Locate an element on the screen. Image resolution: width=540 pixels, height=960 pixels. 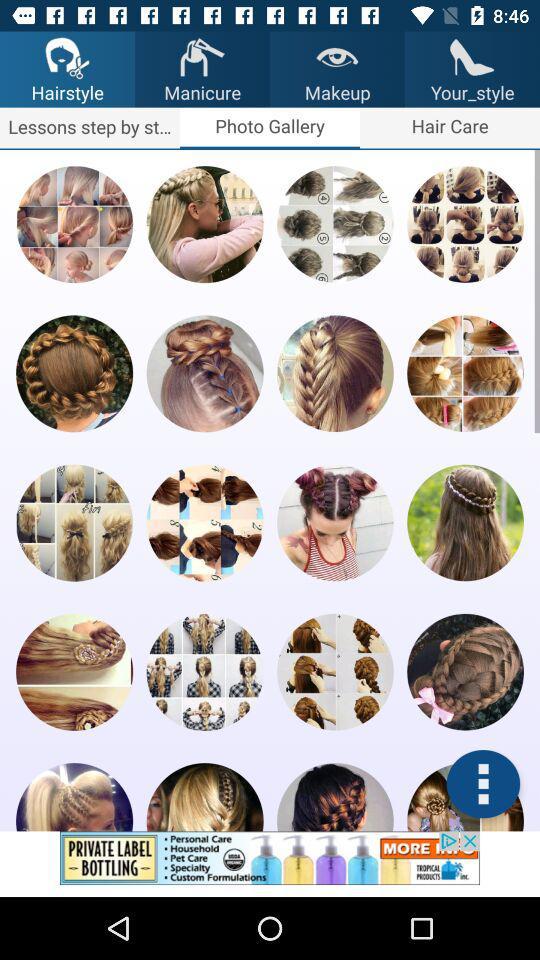
open this image is located at coordinates (204, 522).